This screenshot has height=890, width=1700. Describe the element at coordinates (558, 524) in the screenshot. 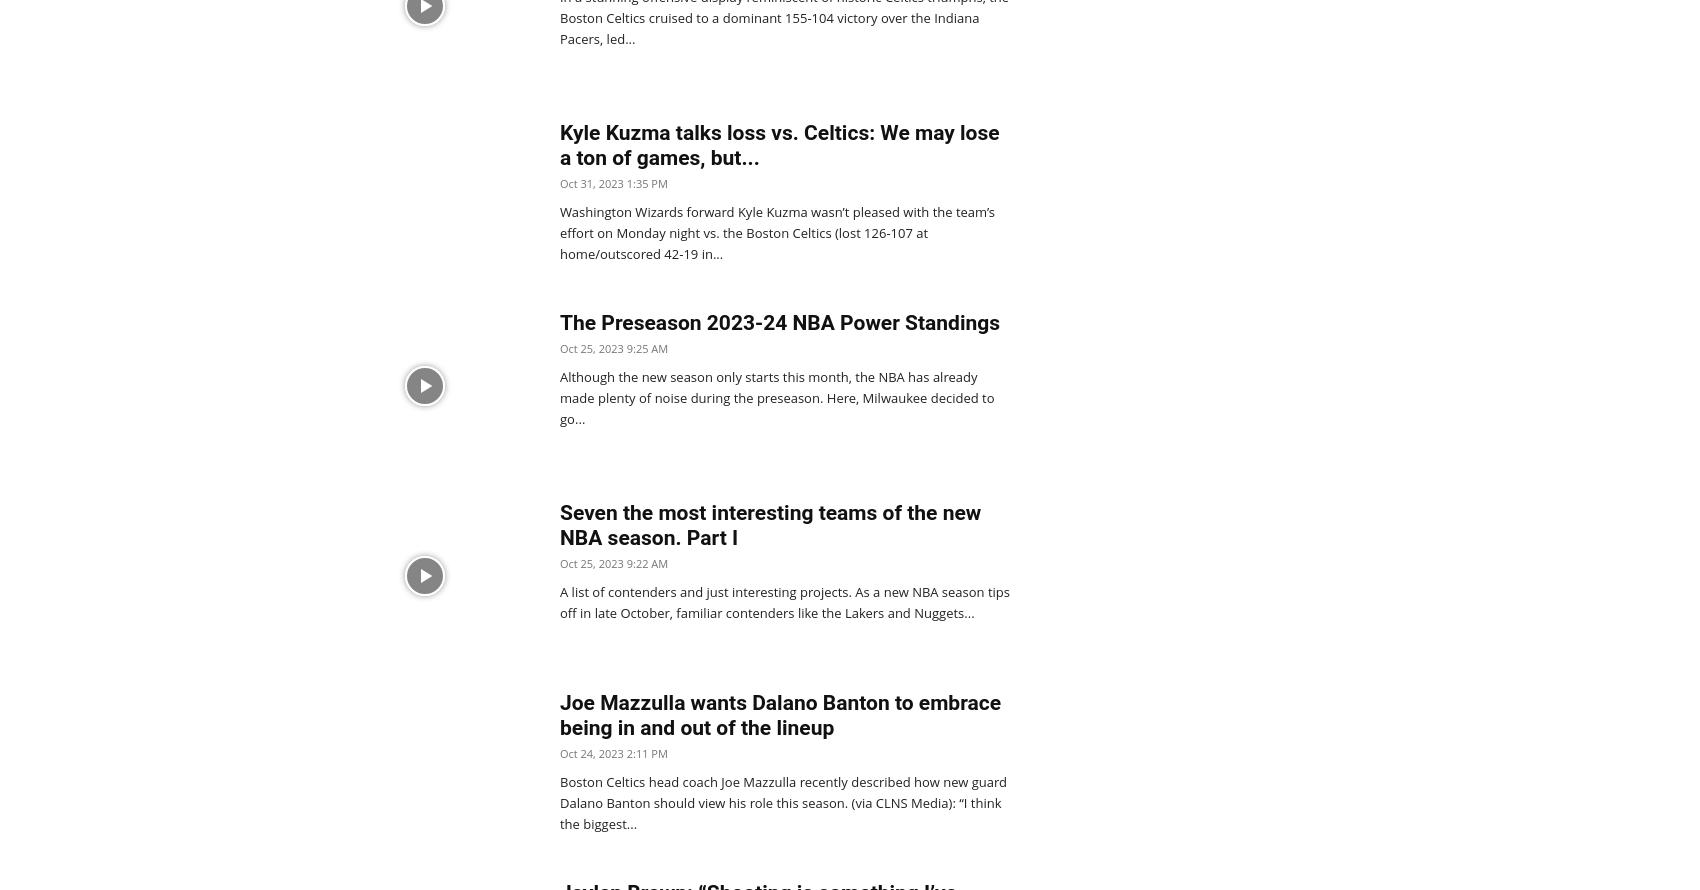

I see `'Seven the most interesting teams of the new NBA season. Part I'` at that location.